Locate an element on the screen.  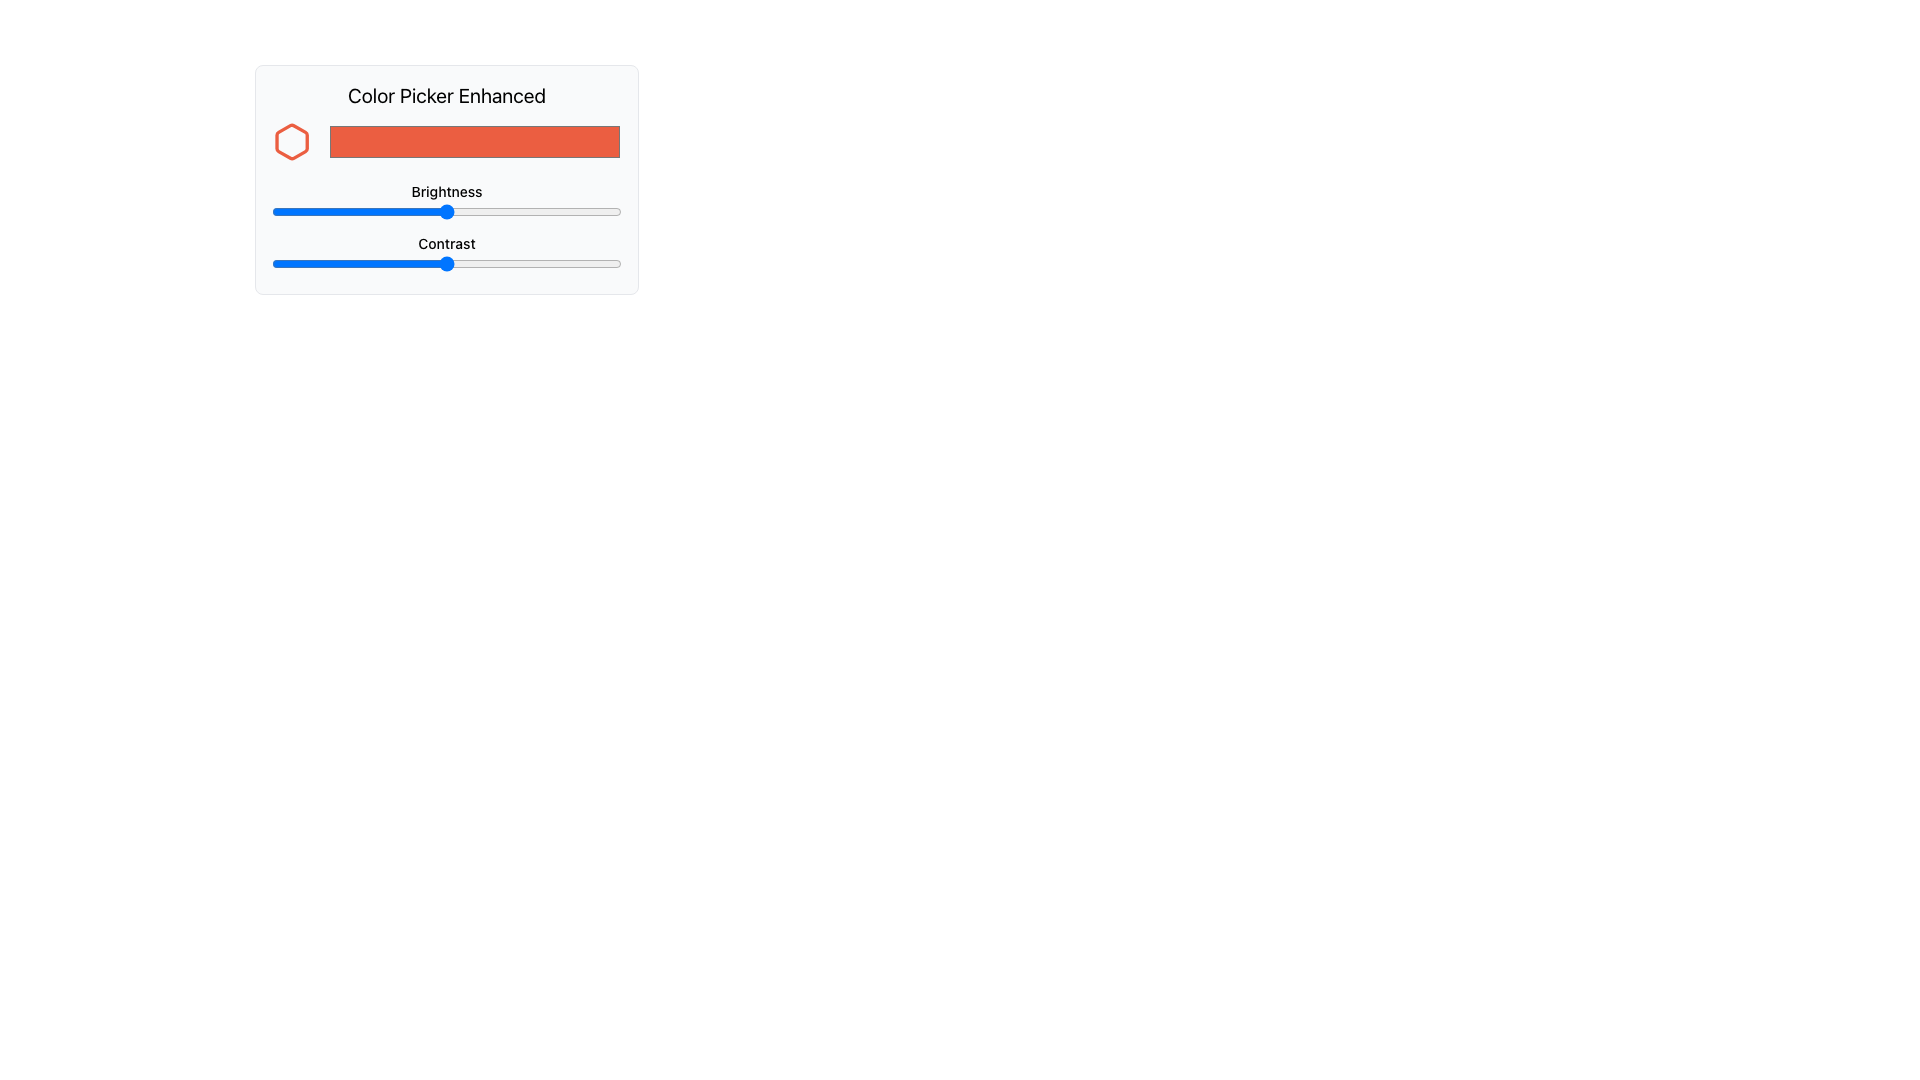
the red hexagonal SVG icon with a white internal fill and red border located in the top-left corner of the card, beside the title 'Color Picker Enhanced' is located at coordinates (291, 141).